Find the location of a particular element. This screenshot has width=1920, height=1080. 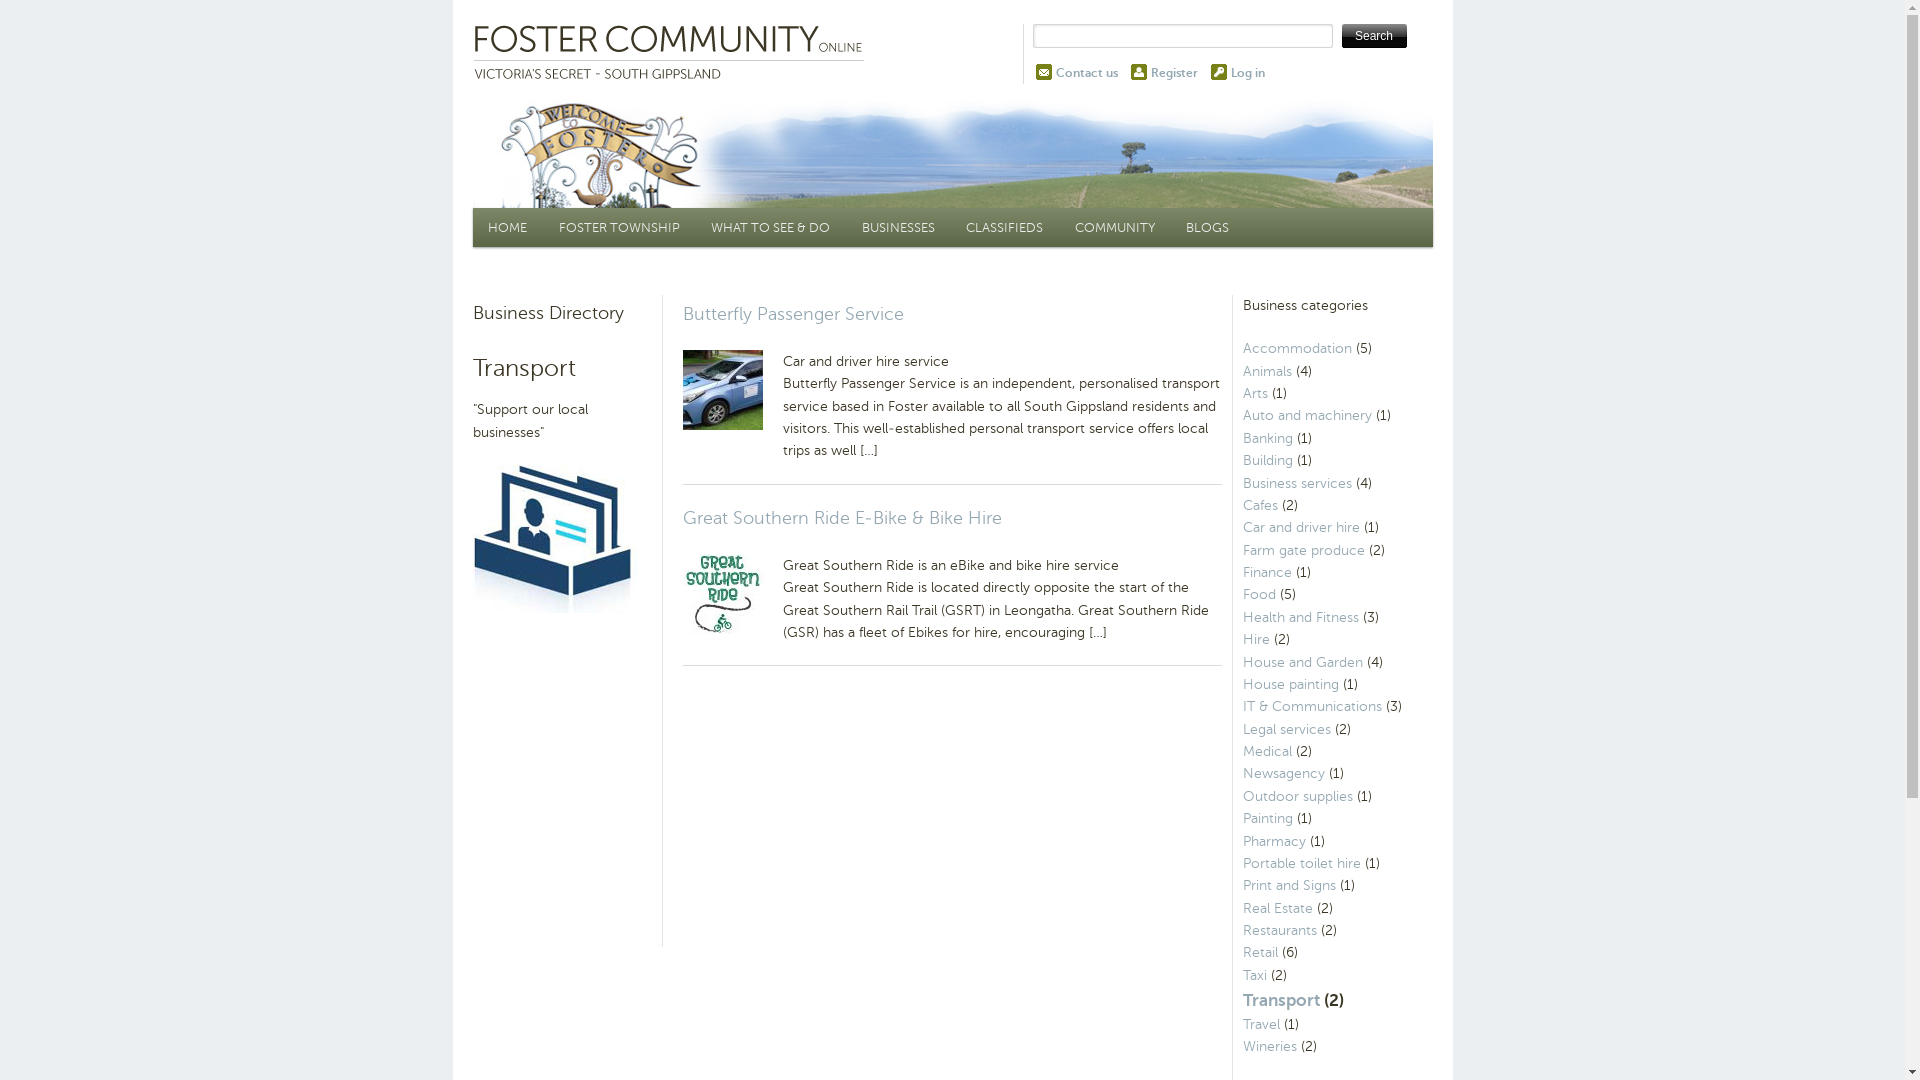

'HOME' is located at coordinates (507, 226).